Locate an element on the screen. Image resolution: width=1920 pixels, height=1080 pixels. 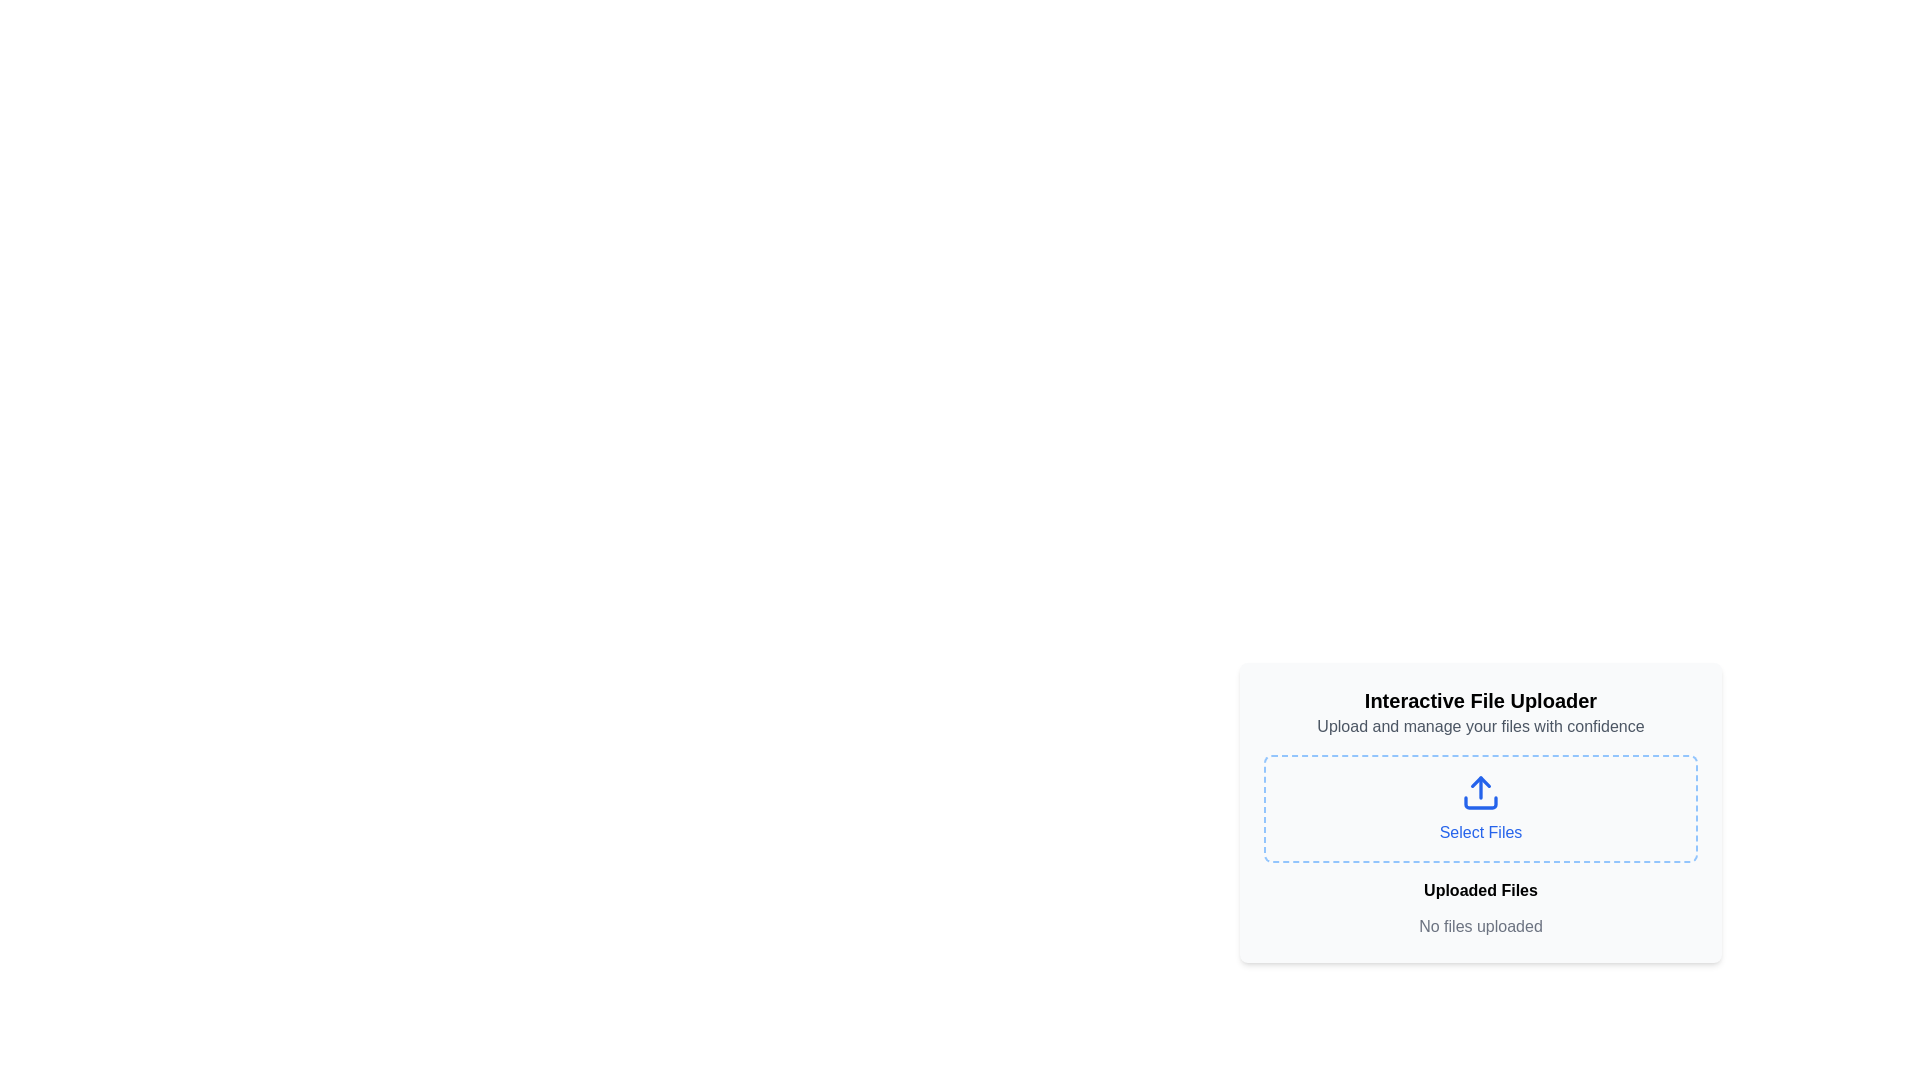
the dashed light-blue-bordered area of the Interactive File Uploader component is located at coordinates (1481, 828).